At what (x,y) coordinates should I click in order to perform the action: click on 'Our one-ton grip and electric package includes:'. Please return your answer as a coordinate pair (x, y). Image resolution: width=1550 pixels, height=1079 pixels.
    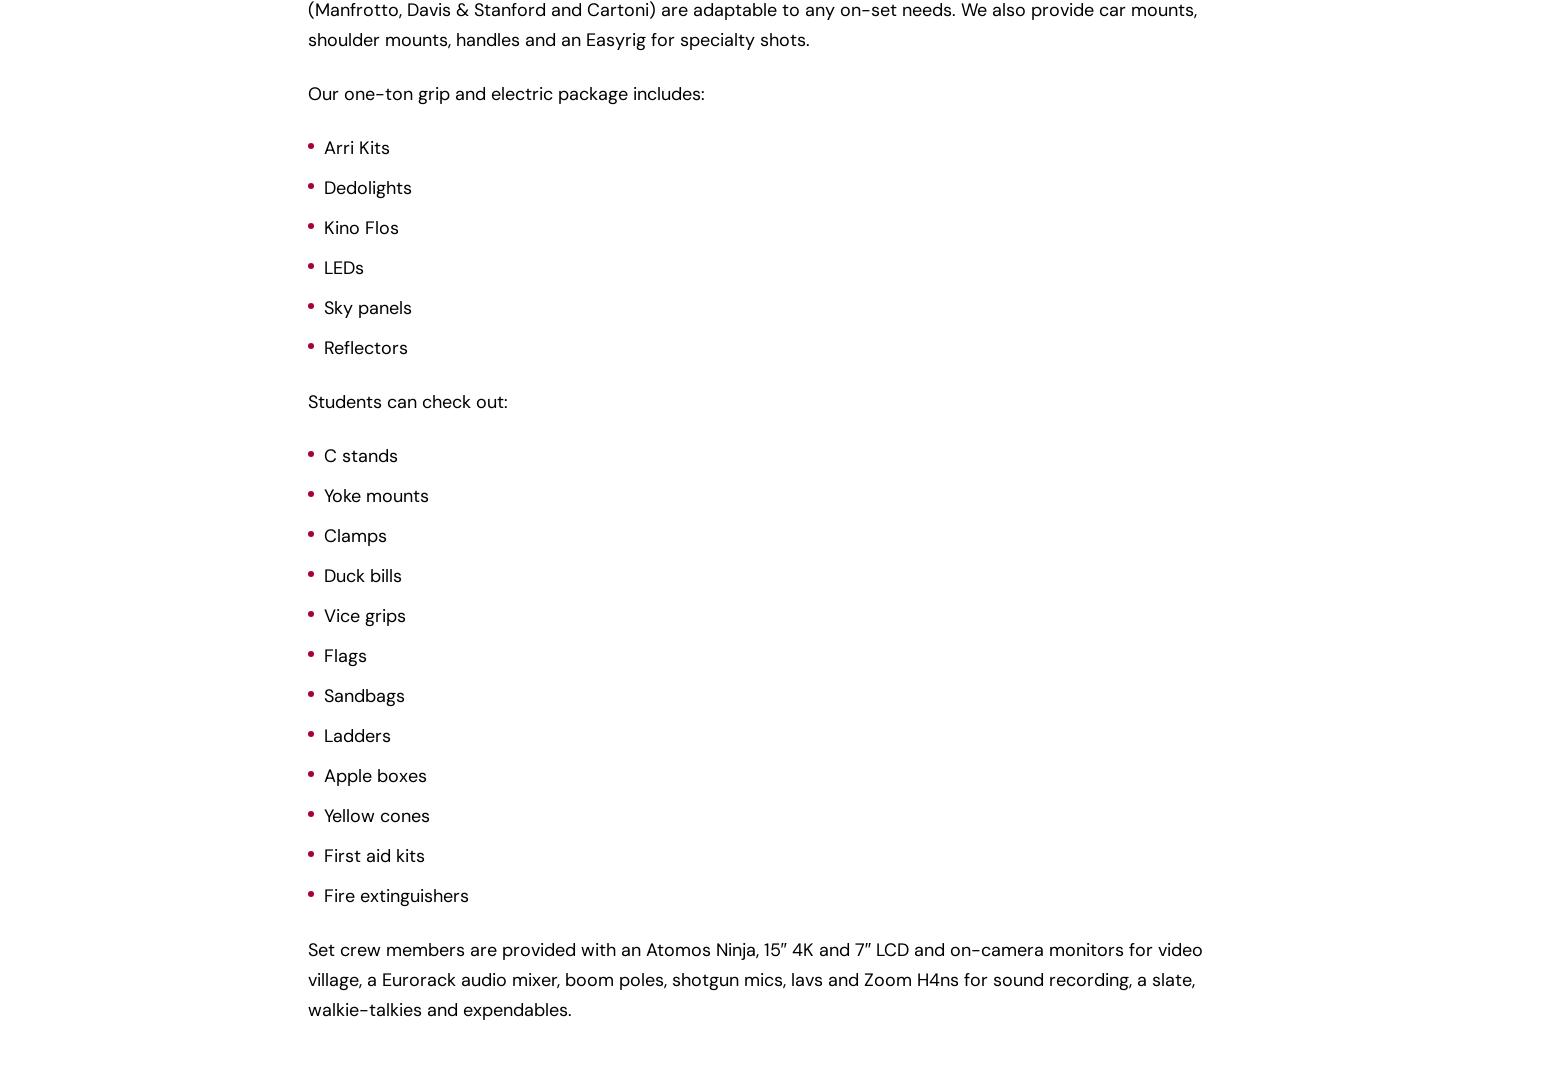
    Looking at the image, I should click on (506, 93).